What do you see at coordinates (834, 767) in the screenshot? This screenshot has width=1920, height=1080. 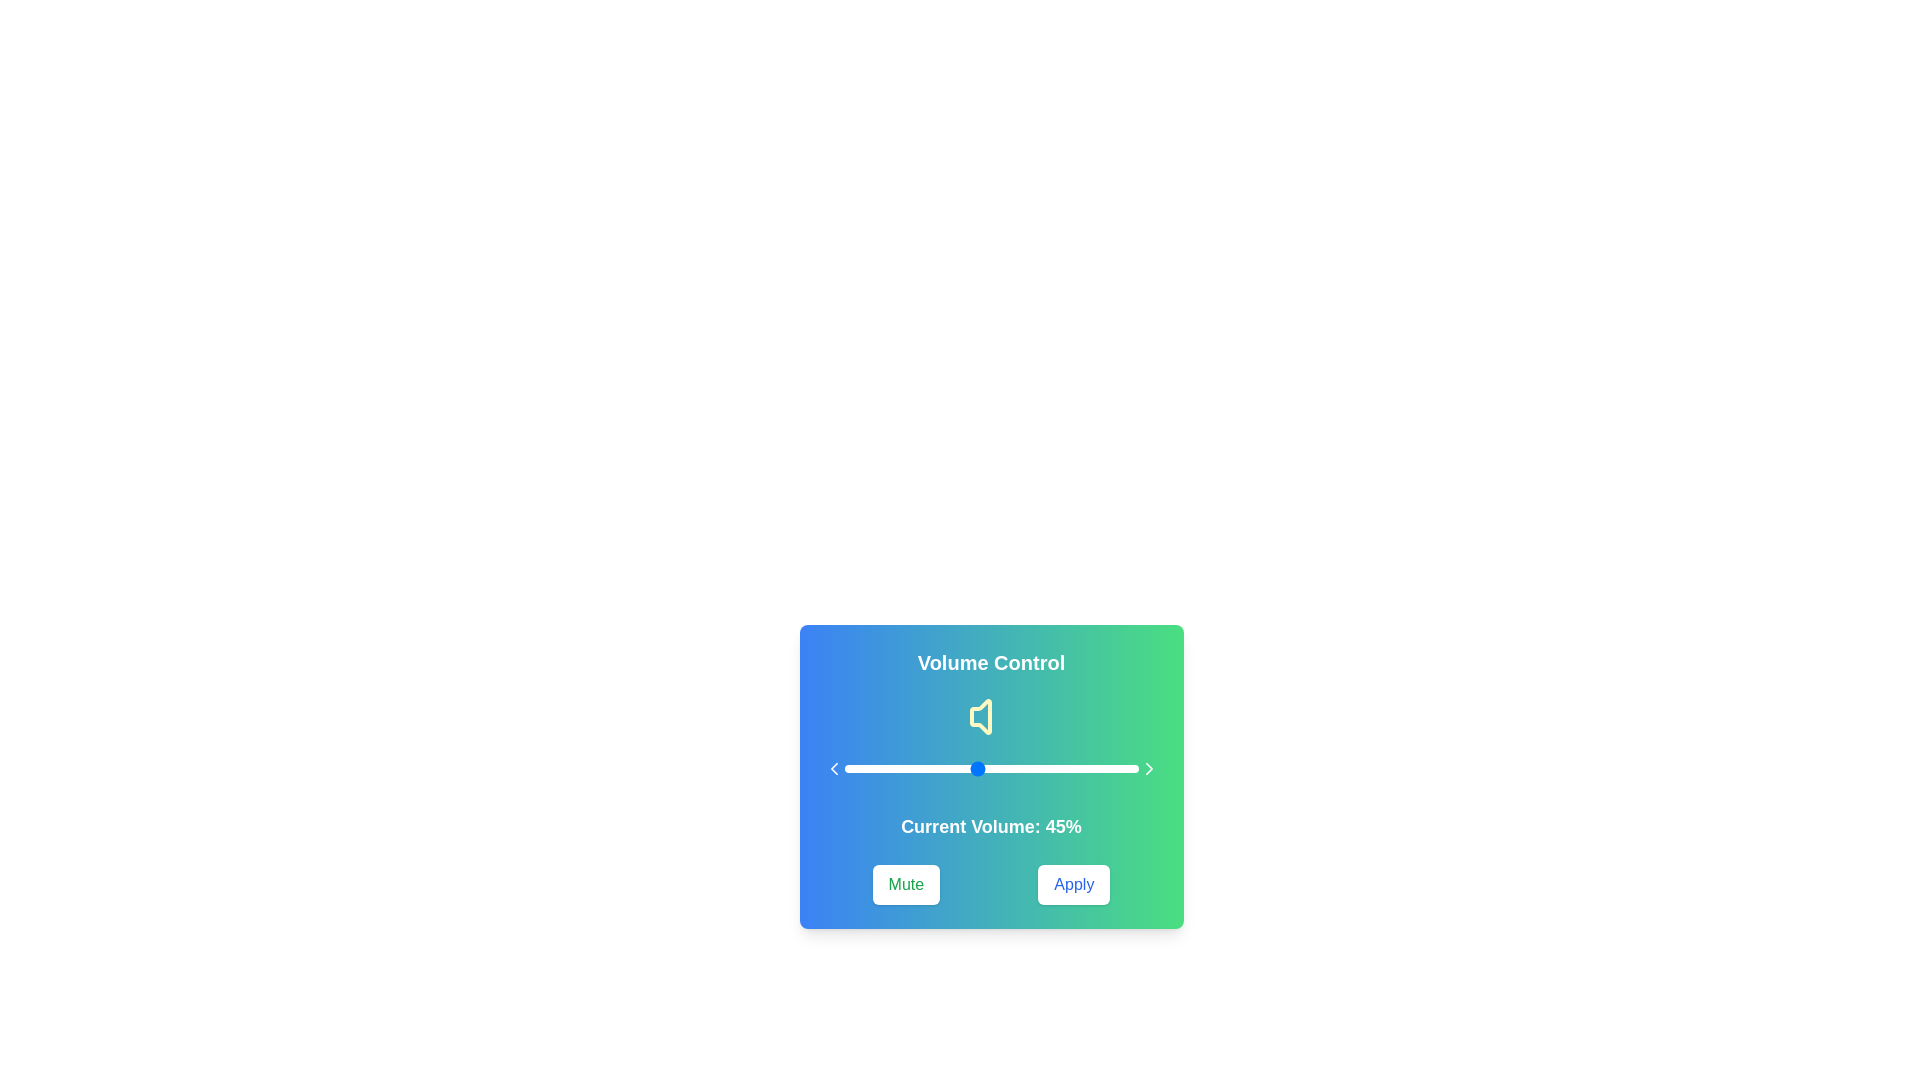 I see `the left chevron button to decrease the volume` at bounding box center [834, 767].